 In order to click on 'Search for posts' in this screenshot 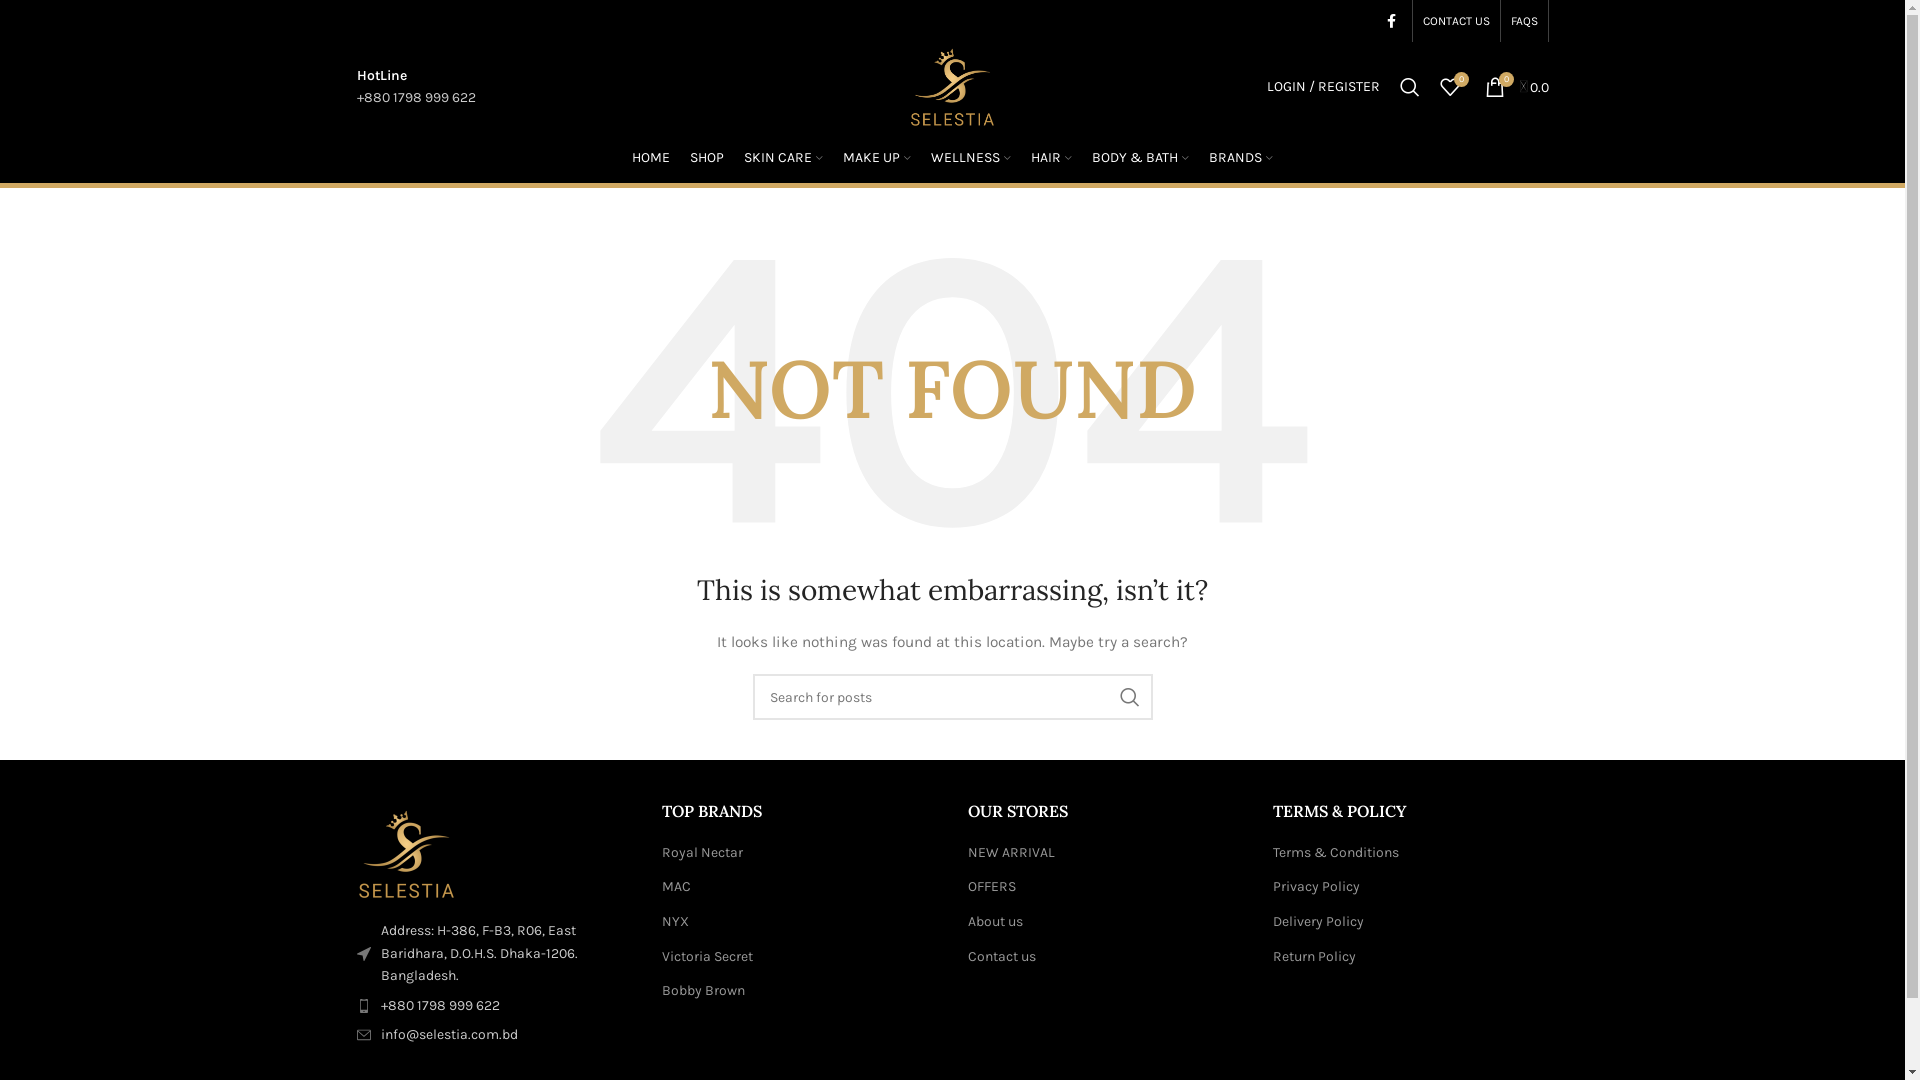, I will do `click(950, 696)`.